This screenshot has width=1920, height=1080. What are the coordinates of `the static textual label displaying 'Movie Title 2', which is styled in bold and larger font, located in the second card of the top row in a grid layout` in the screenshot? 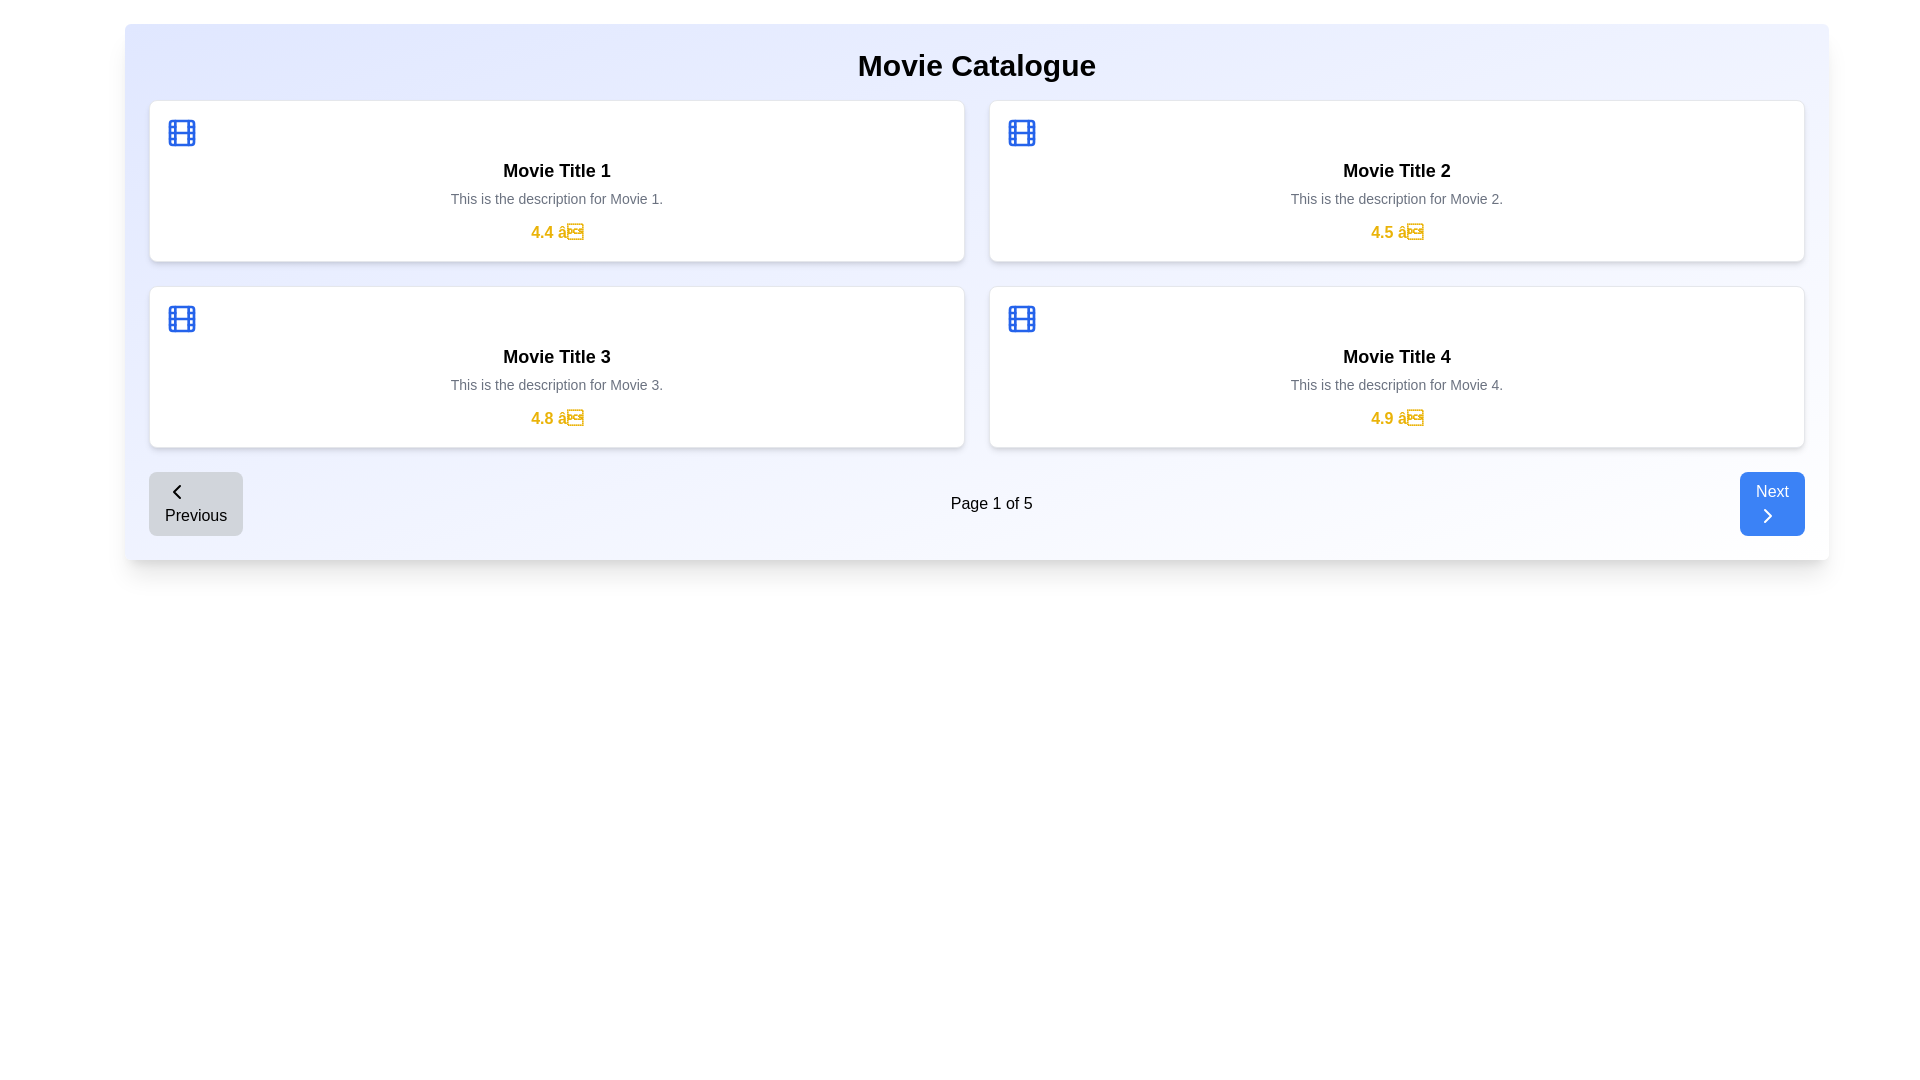 It's located at (1395, 169).